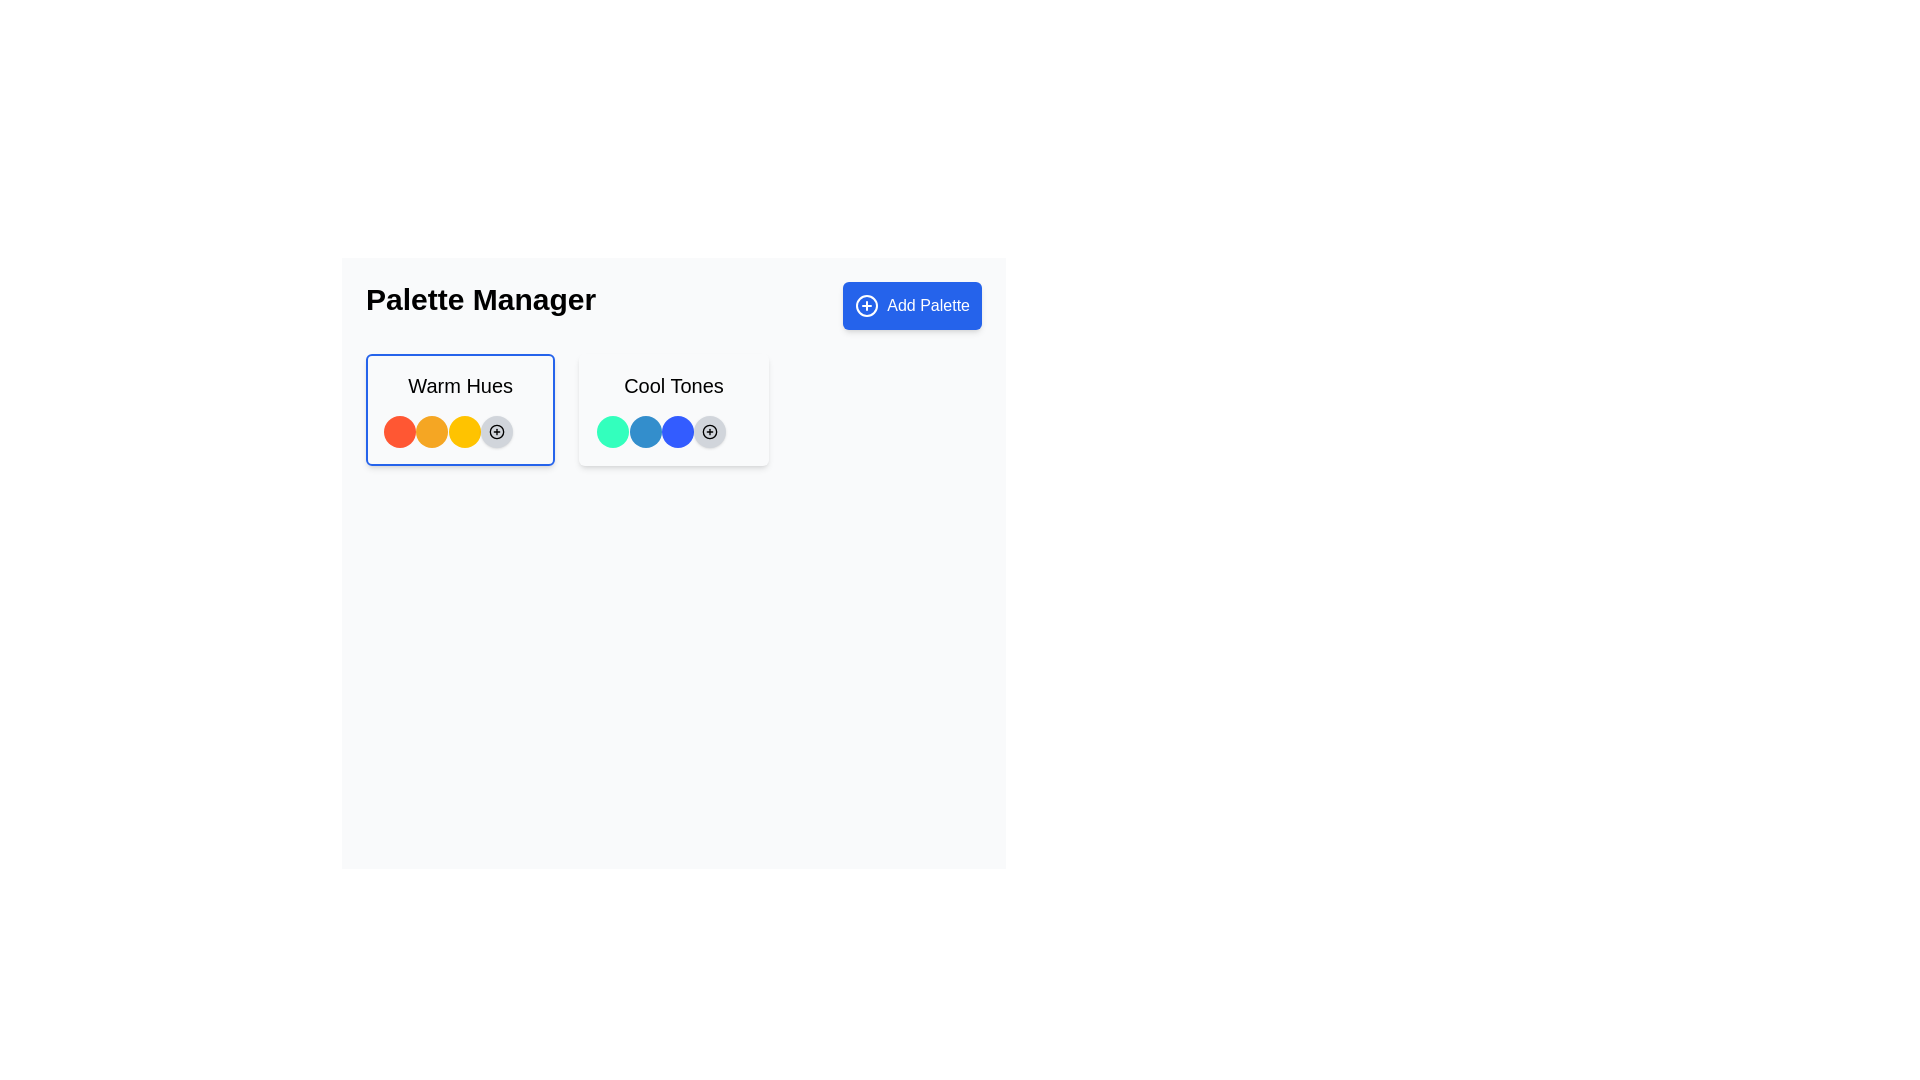 The width and height of the screenshot is (1920, 1080). I want to click on the 'Warm Hues' color palette card in the 'Palette Manager' interface, so click(459, 408).